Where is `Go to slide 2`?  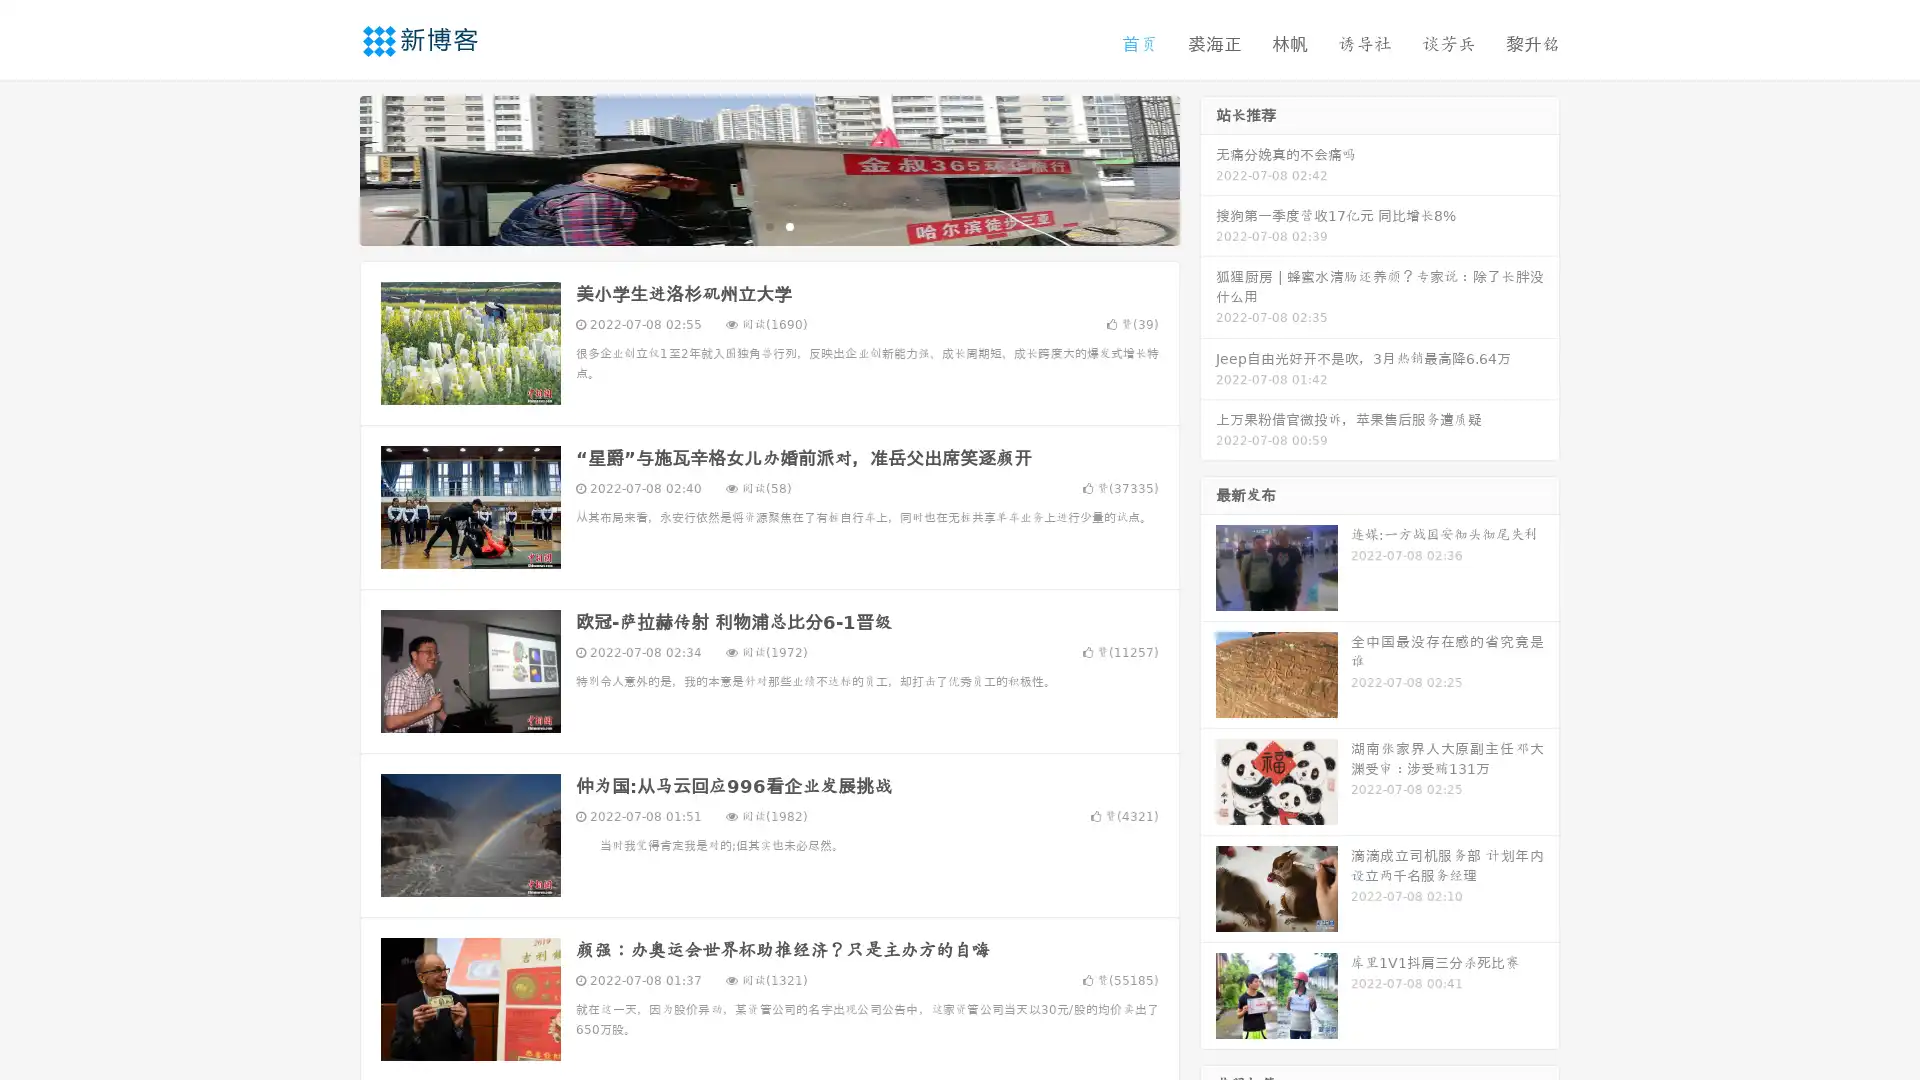 Go to slide 2 is located at coordinates (768, 225).